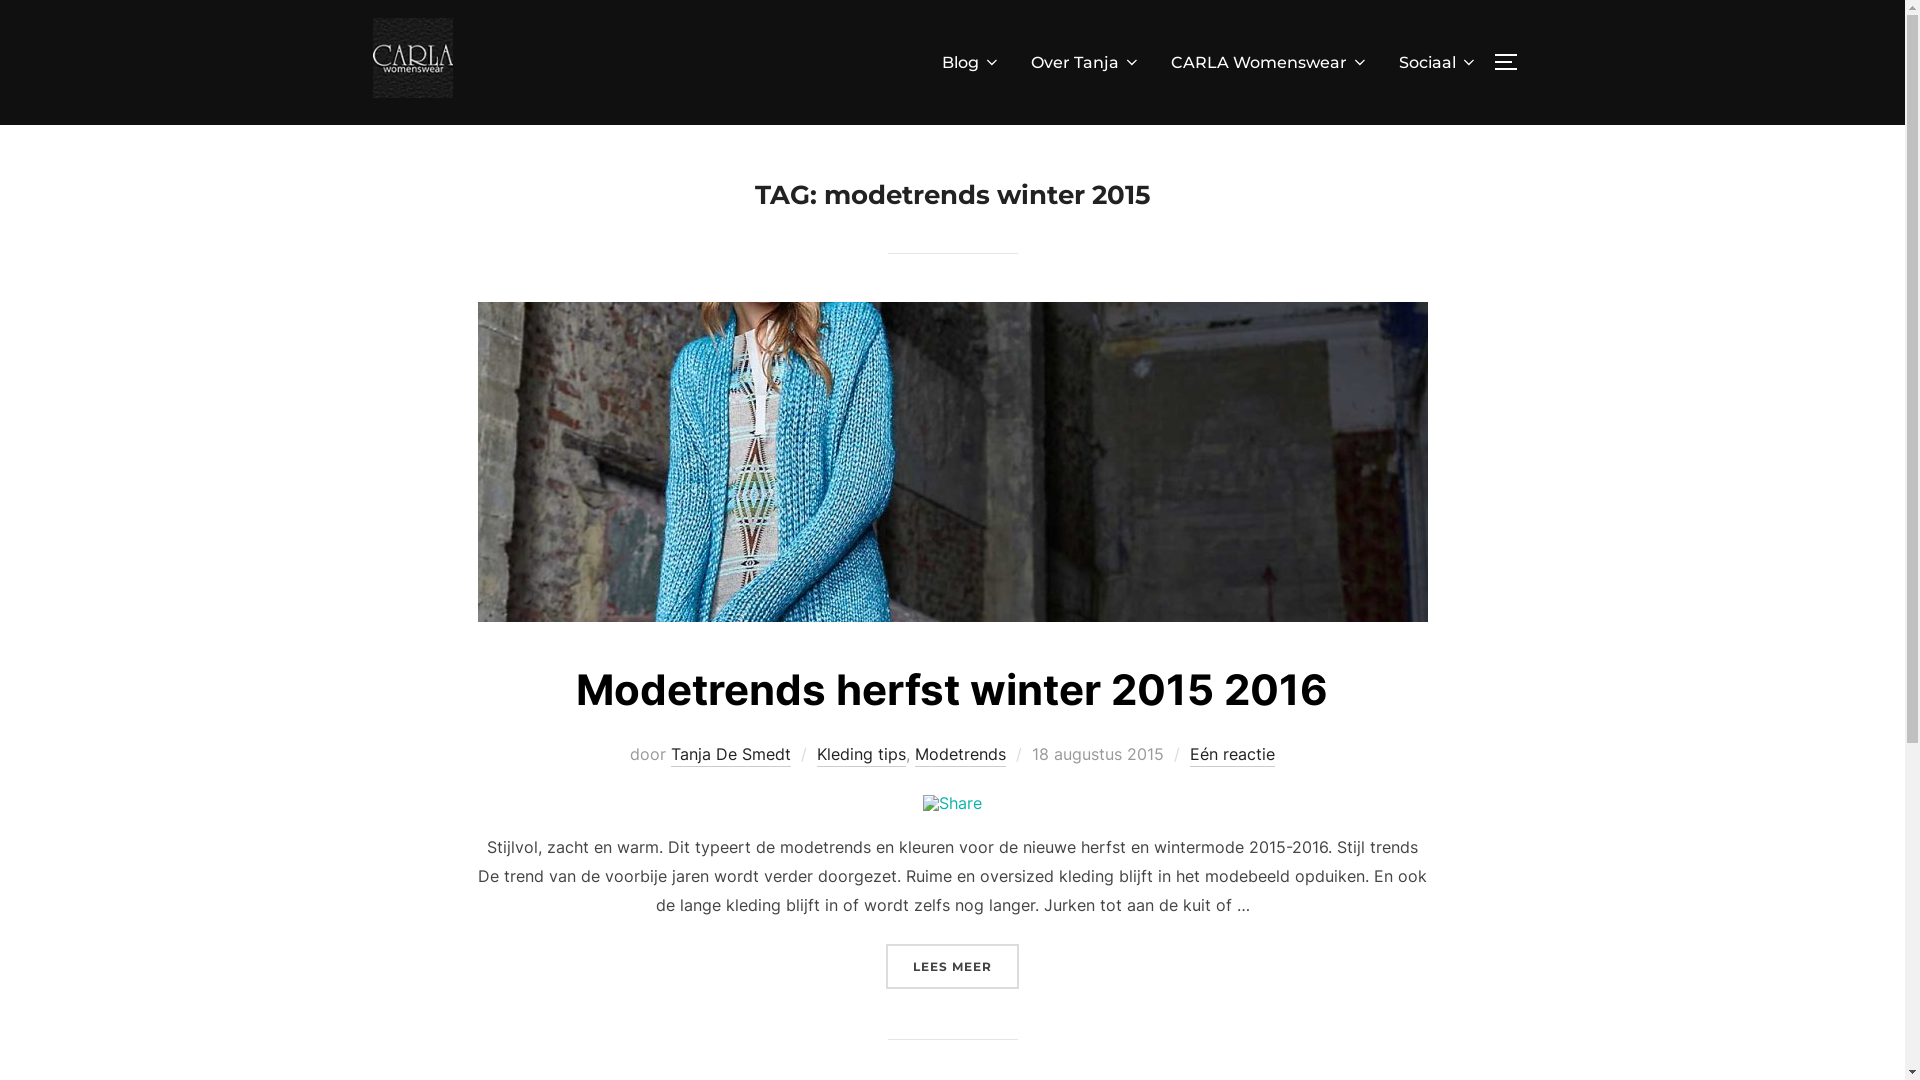  Describe the element at coordinates (1083, 61) in the screenshot. I see `'Over Tanja'` at that location.